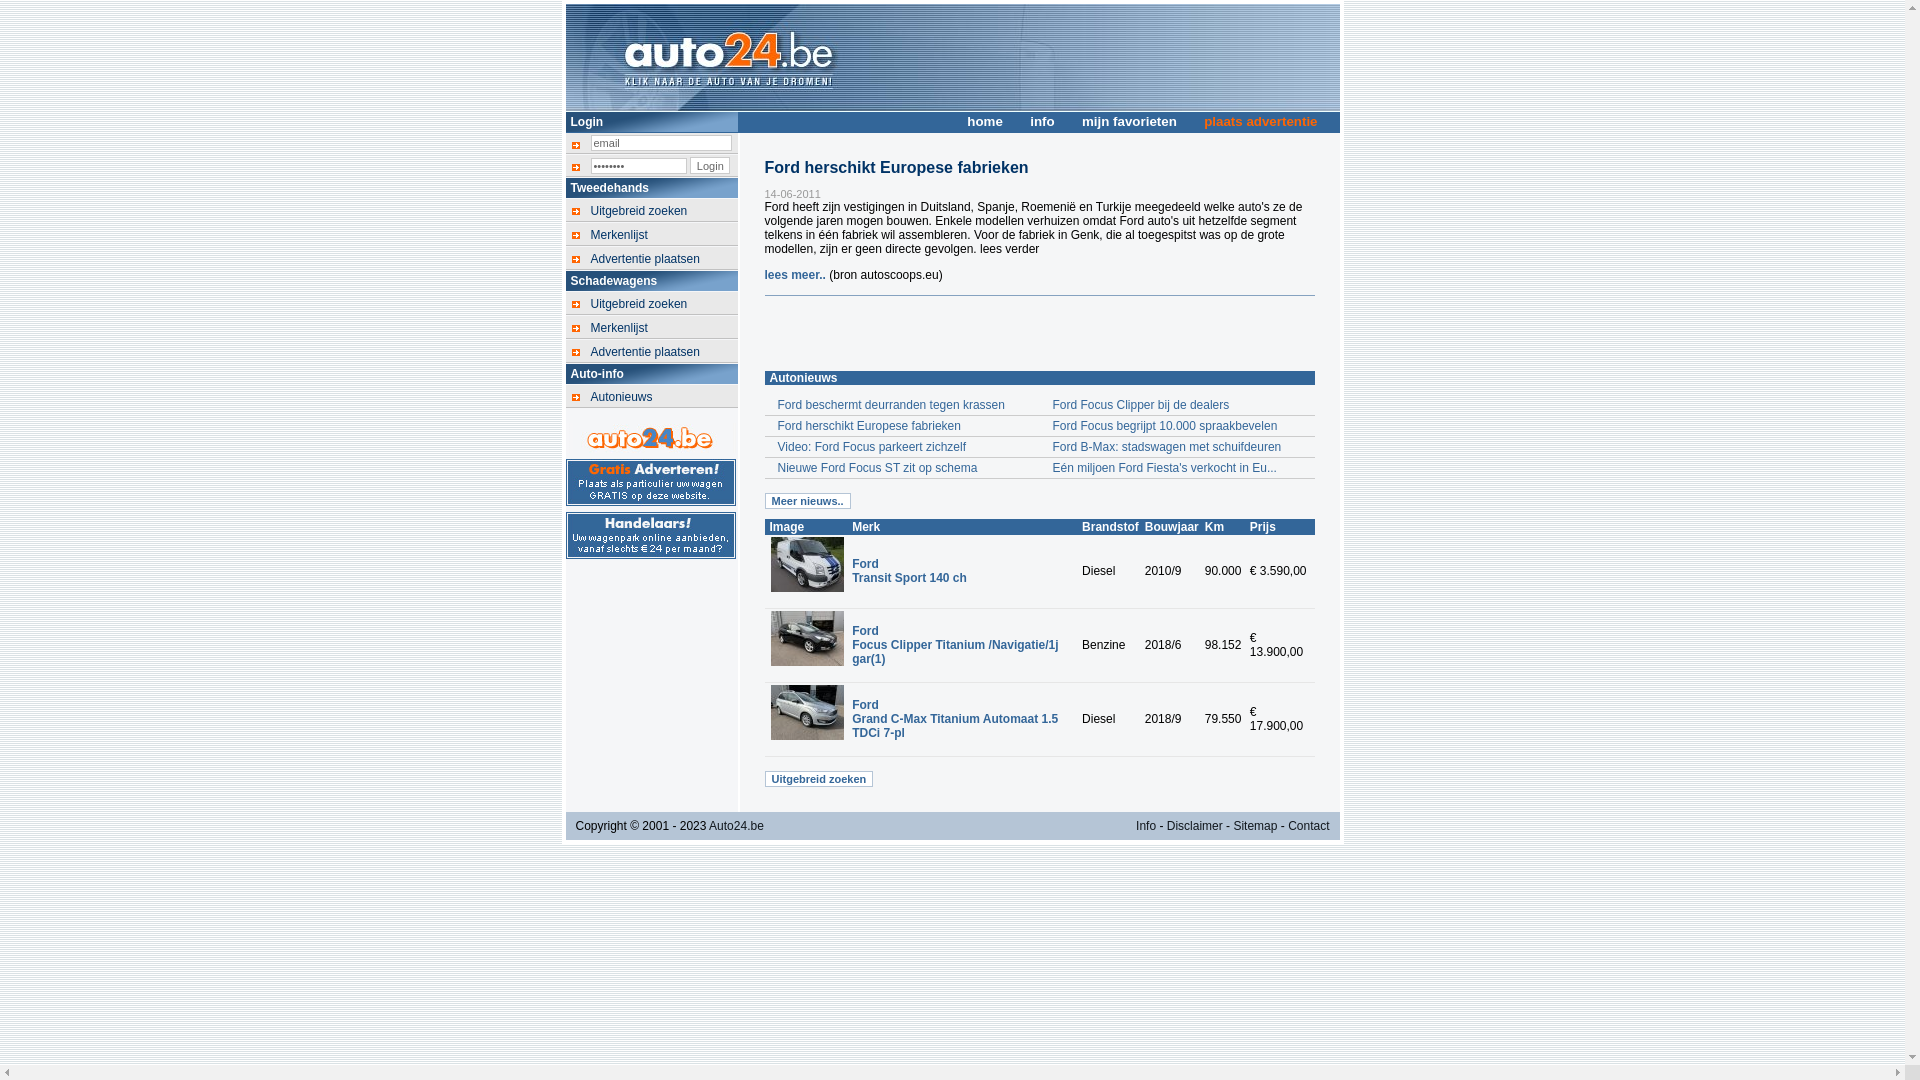  Describe the element at coordinates (762, 500) in the screenshot. I see `'Meer nieuws..'` at that location.